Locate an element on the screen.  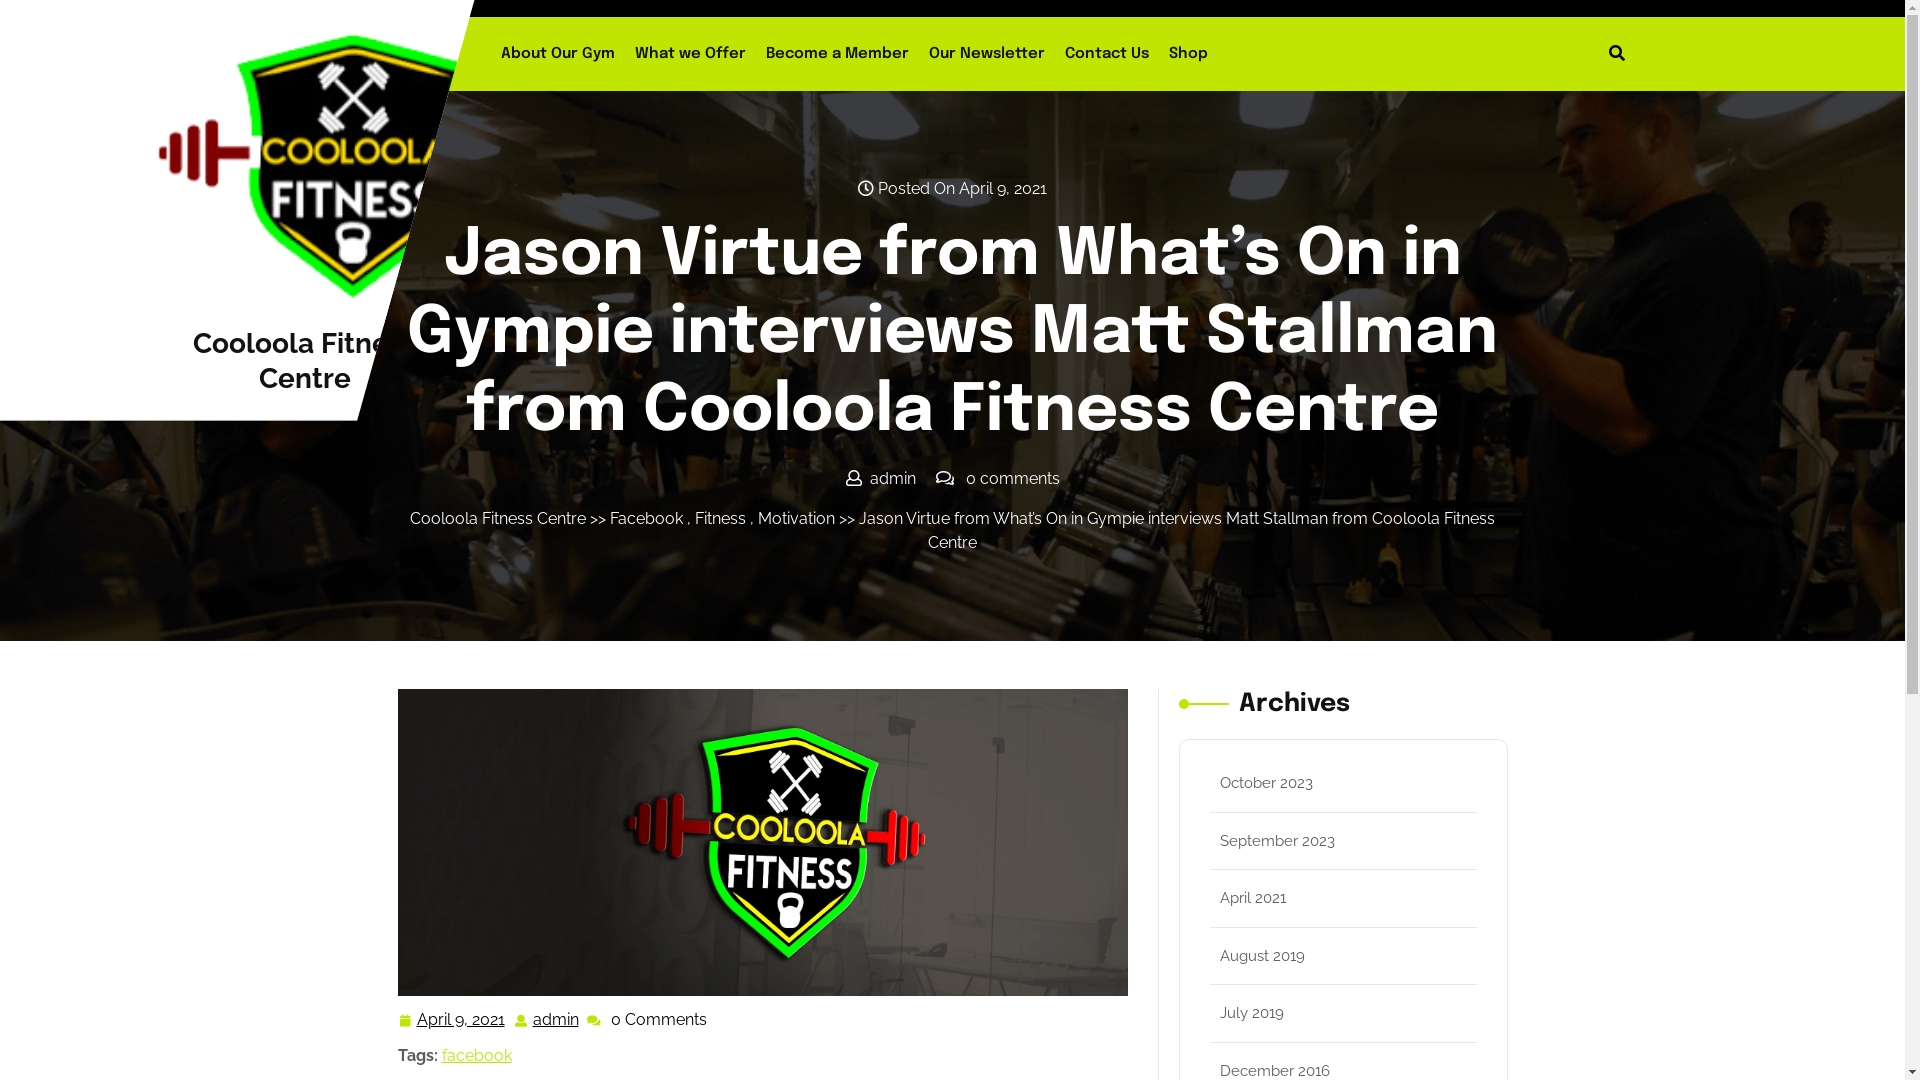
'Become a Member' is located at coordinates (837, 52).